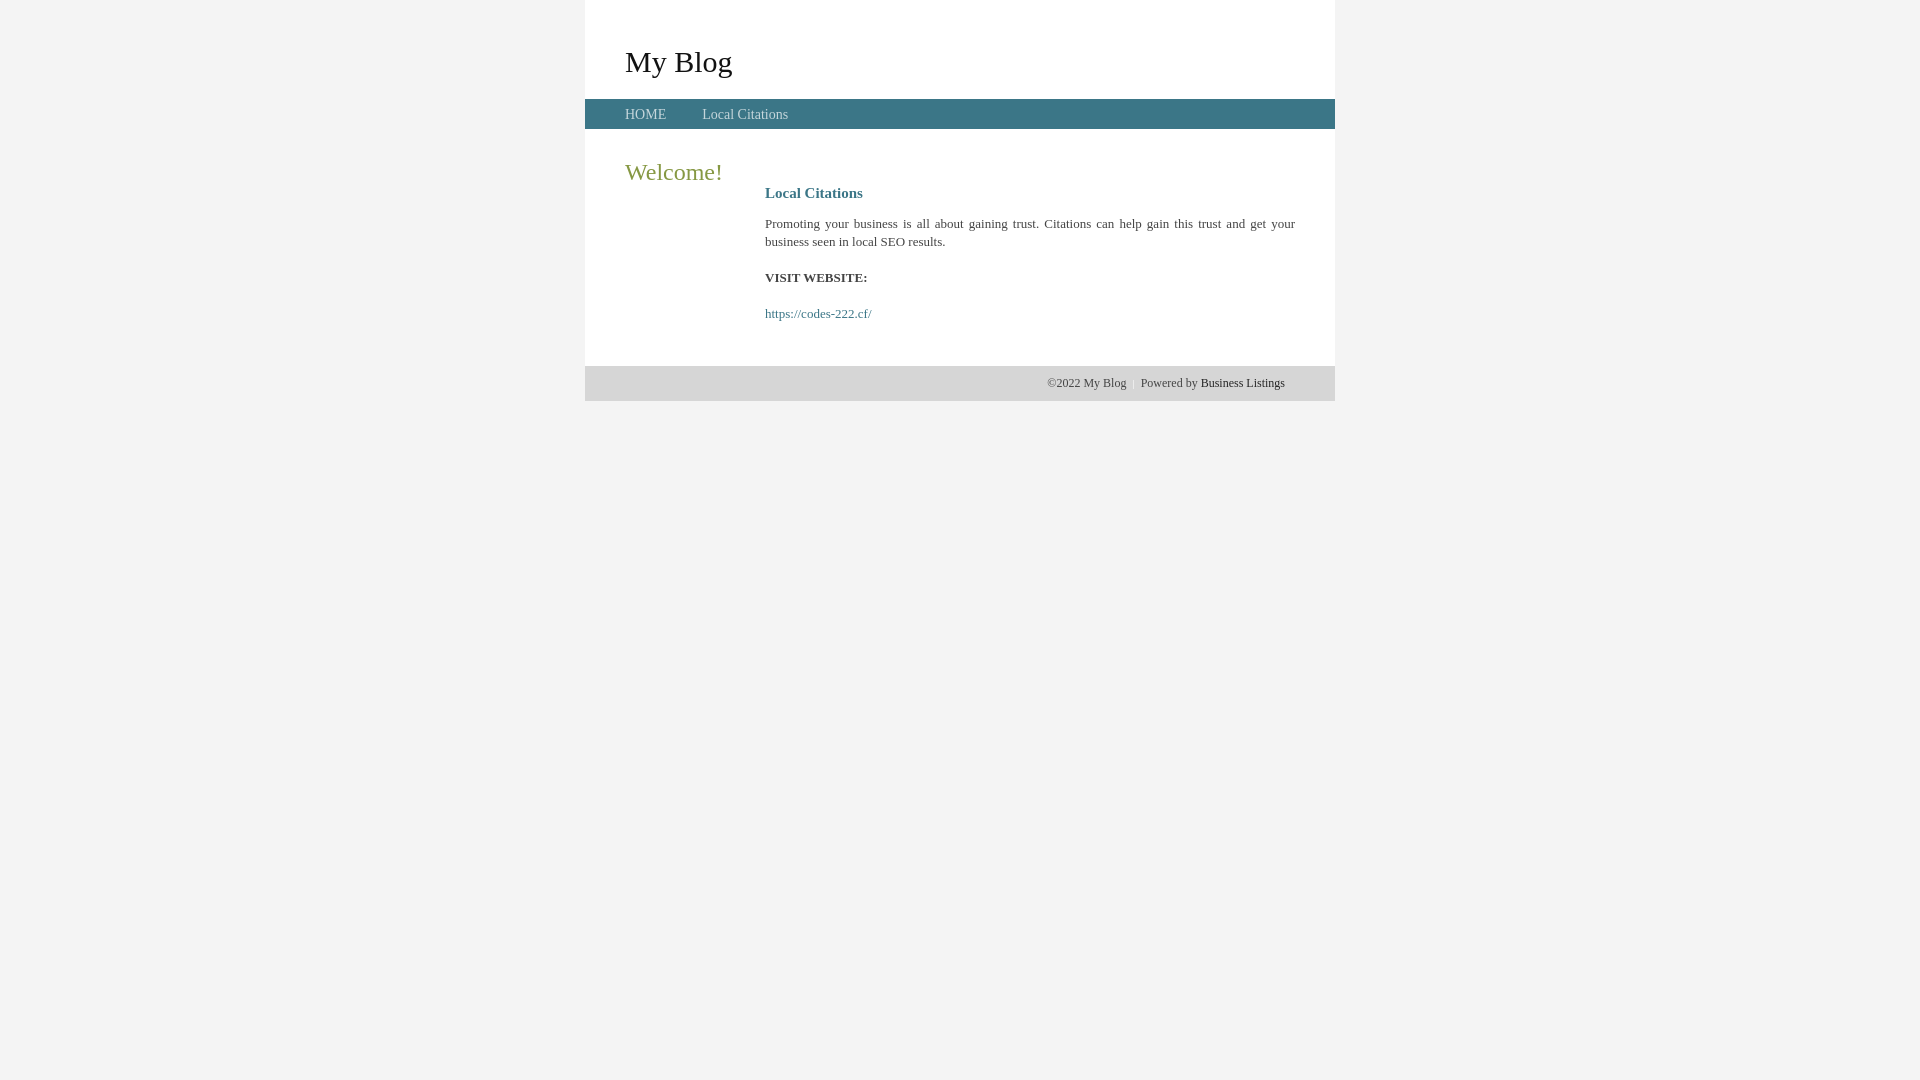 Image resolution: width=1920 pixels, height=1080 pixels. Describe the element at coordinates (1242, 382) in the screenshot. I see `'Business Listings'` at that location.